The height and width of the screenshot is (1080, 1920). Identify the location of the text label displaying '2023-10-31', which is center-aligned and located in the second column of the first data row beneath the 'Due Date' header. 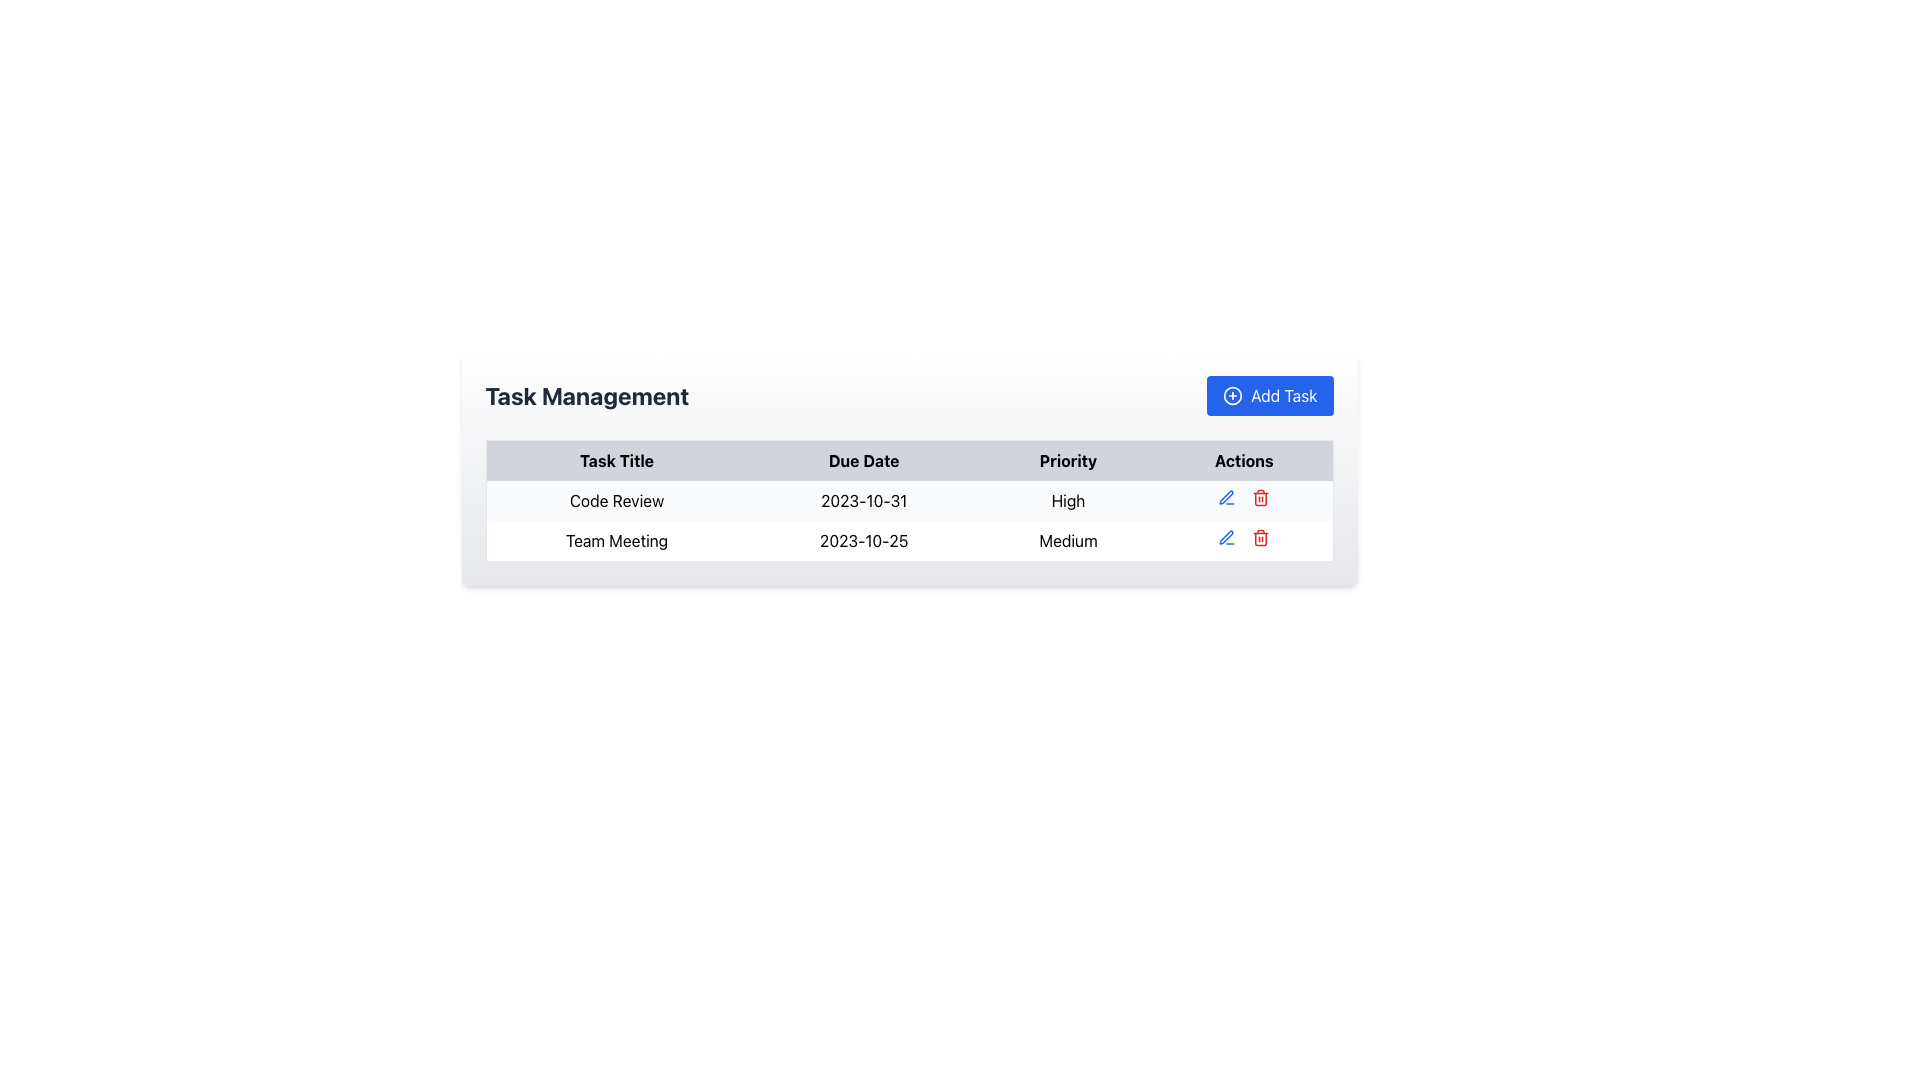
(864, 500).